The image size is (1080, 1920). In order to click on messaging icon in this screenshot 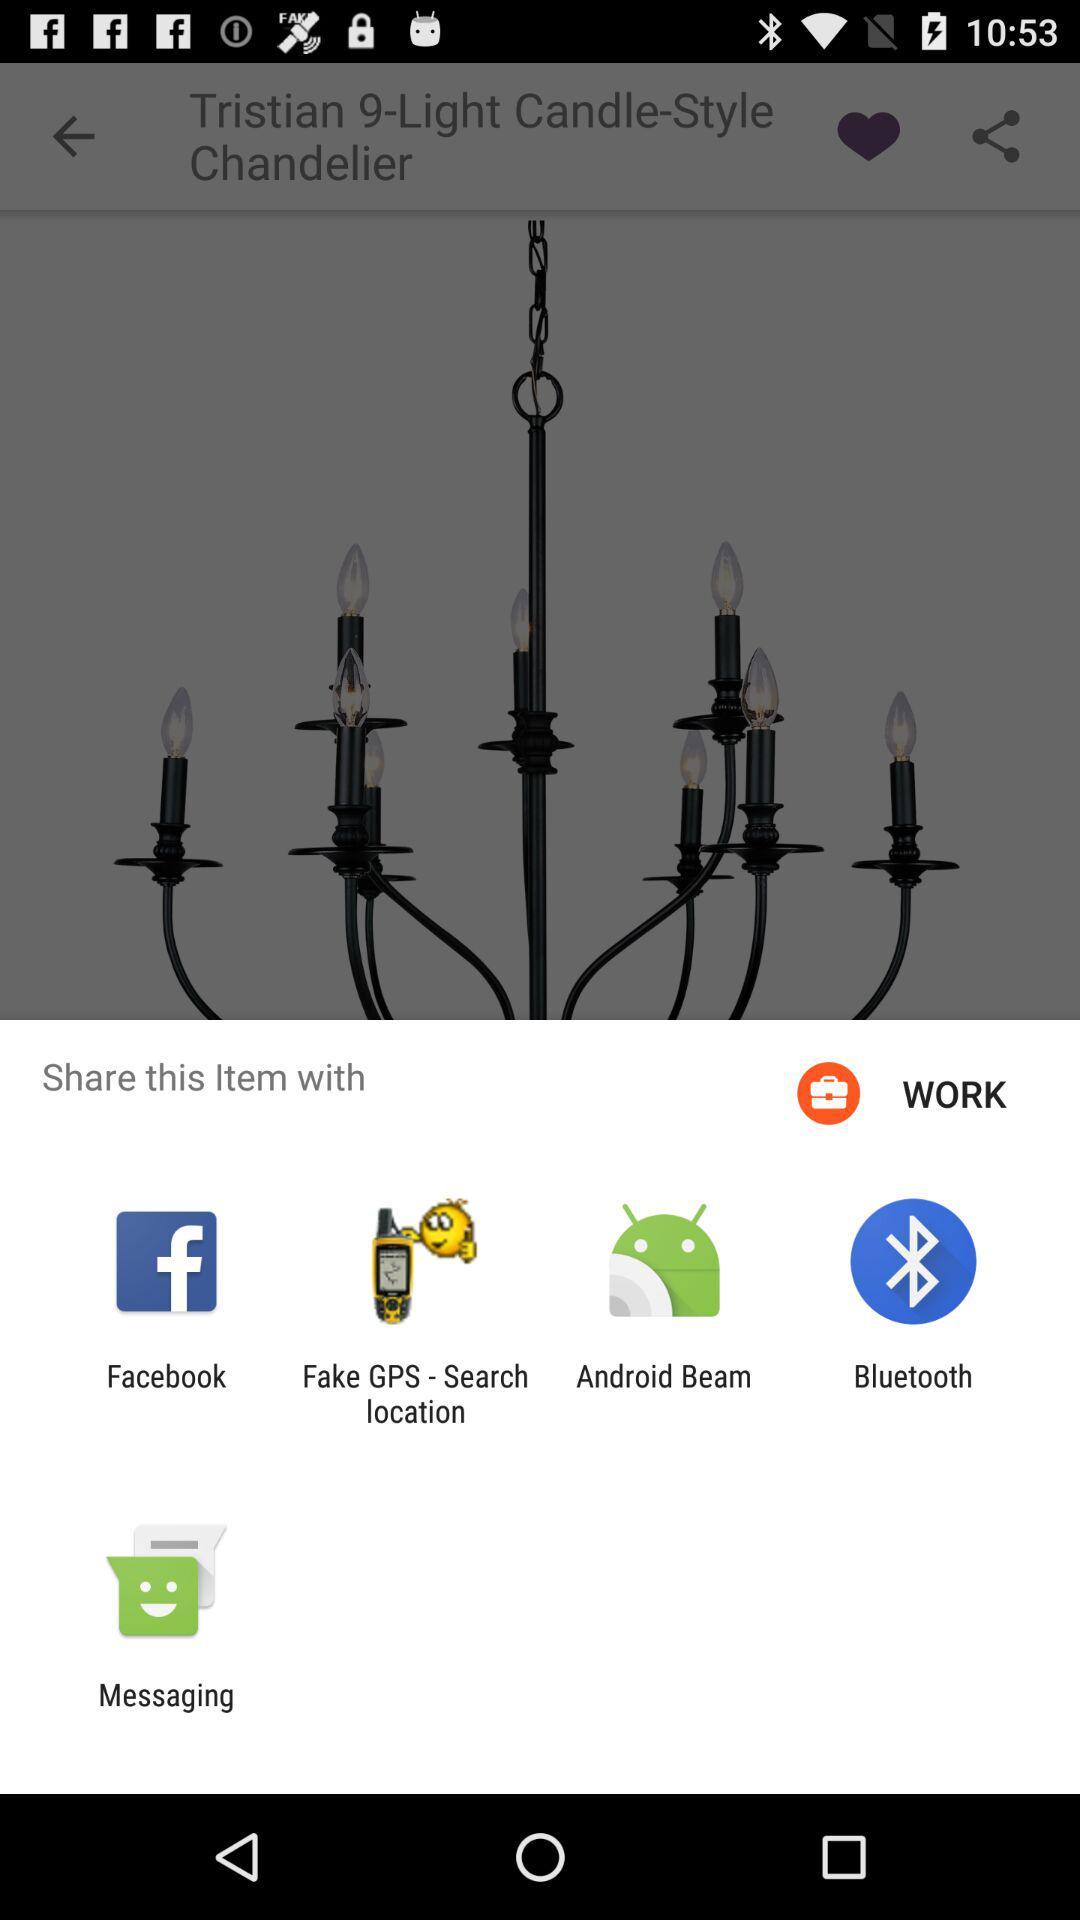, I will do `click(165, 1711)`.